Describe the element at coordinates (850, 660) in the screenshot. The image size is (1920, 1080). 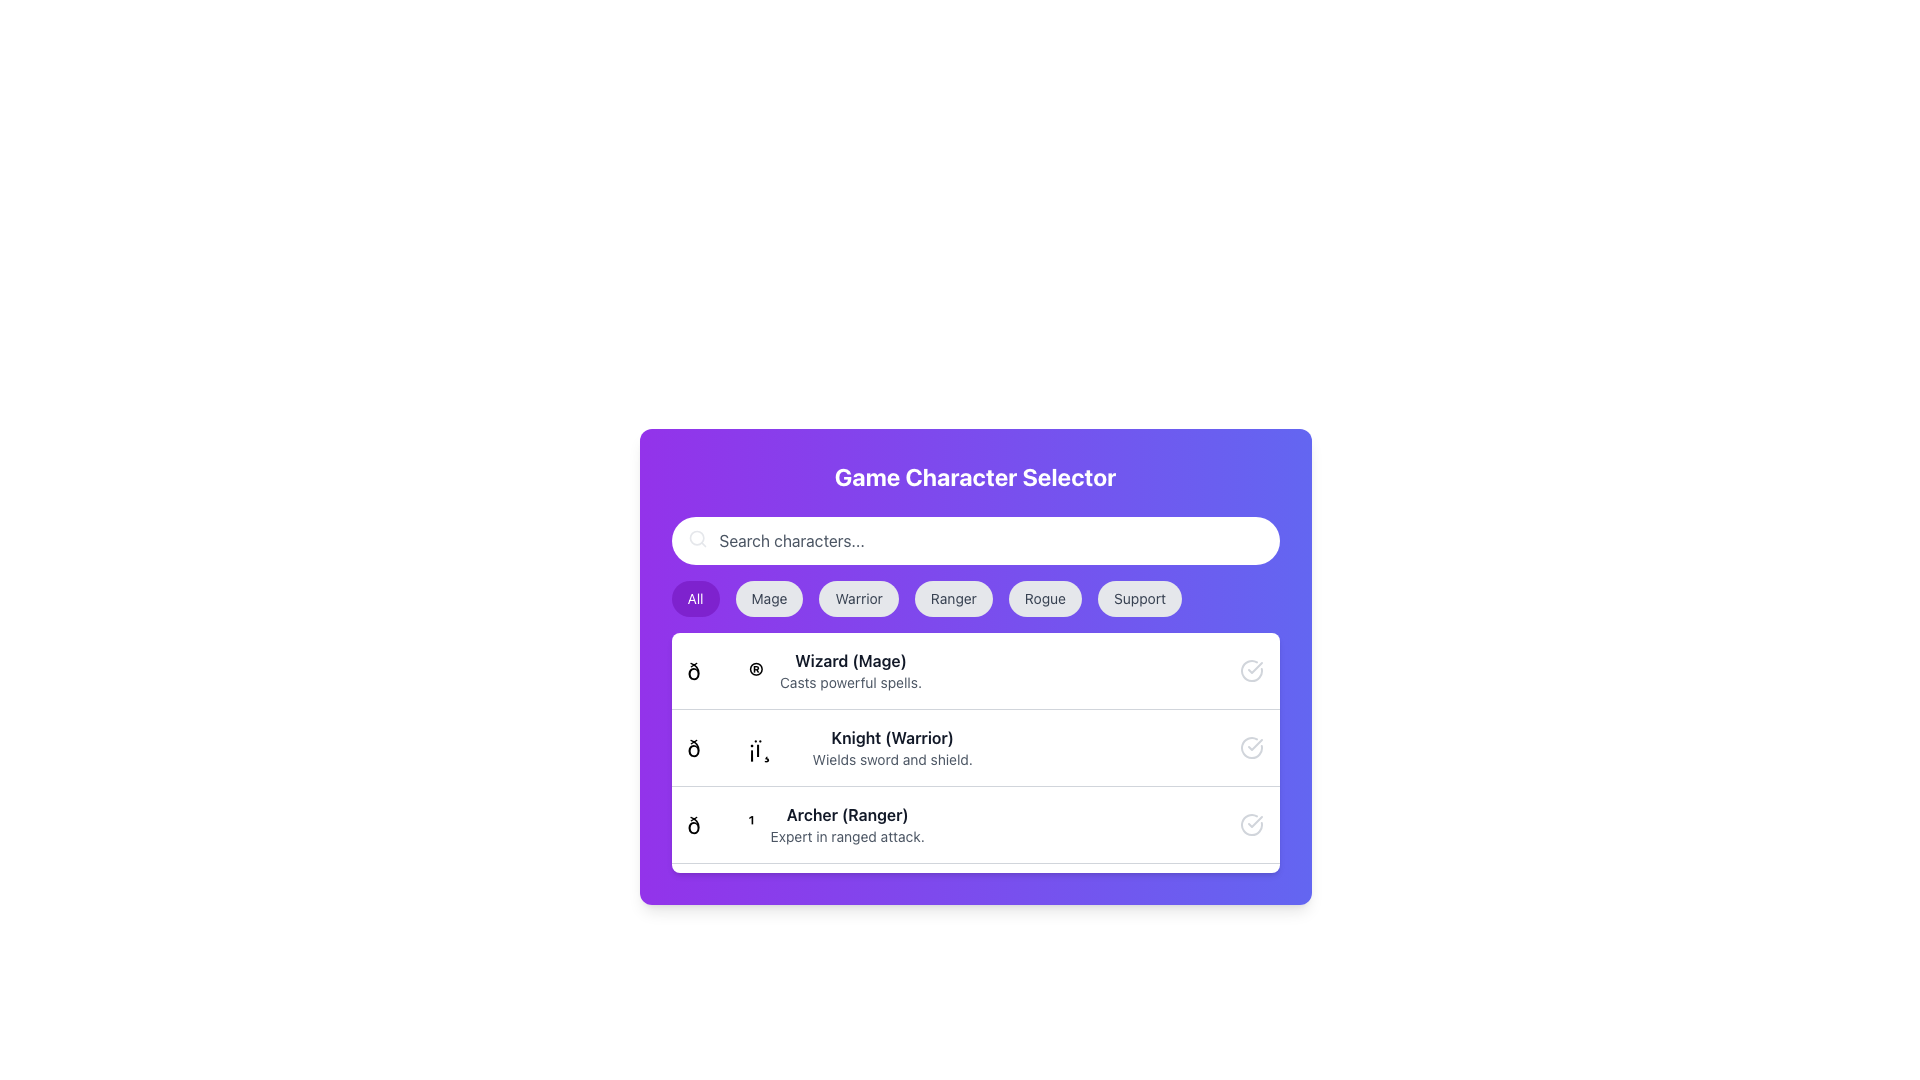
I see `the text label 'Wizard (Mage)', which is styled in bold black font and is the first item in a vertical list` at that location.